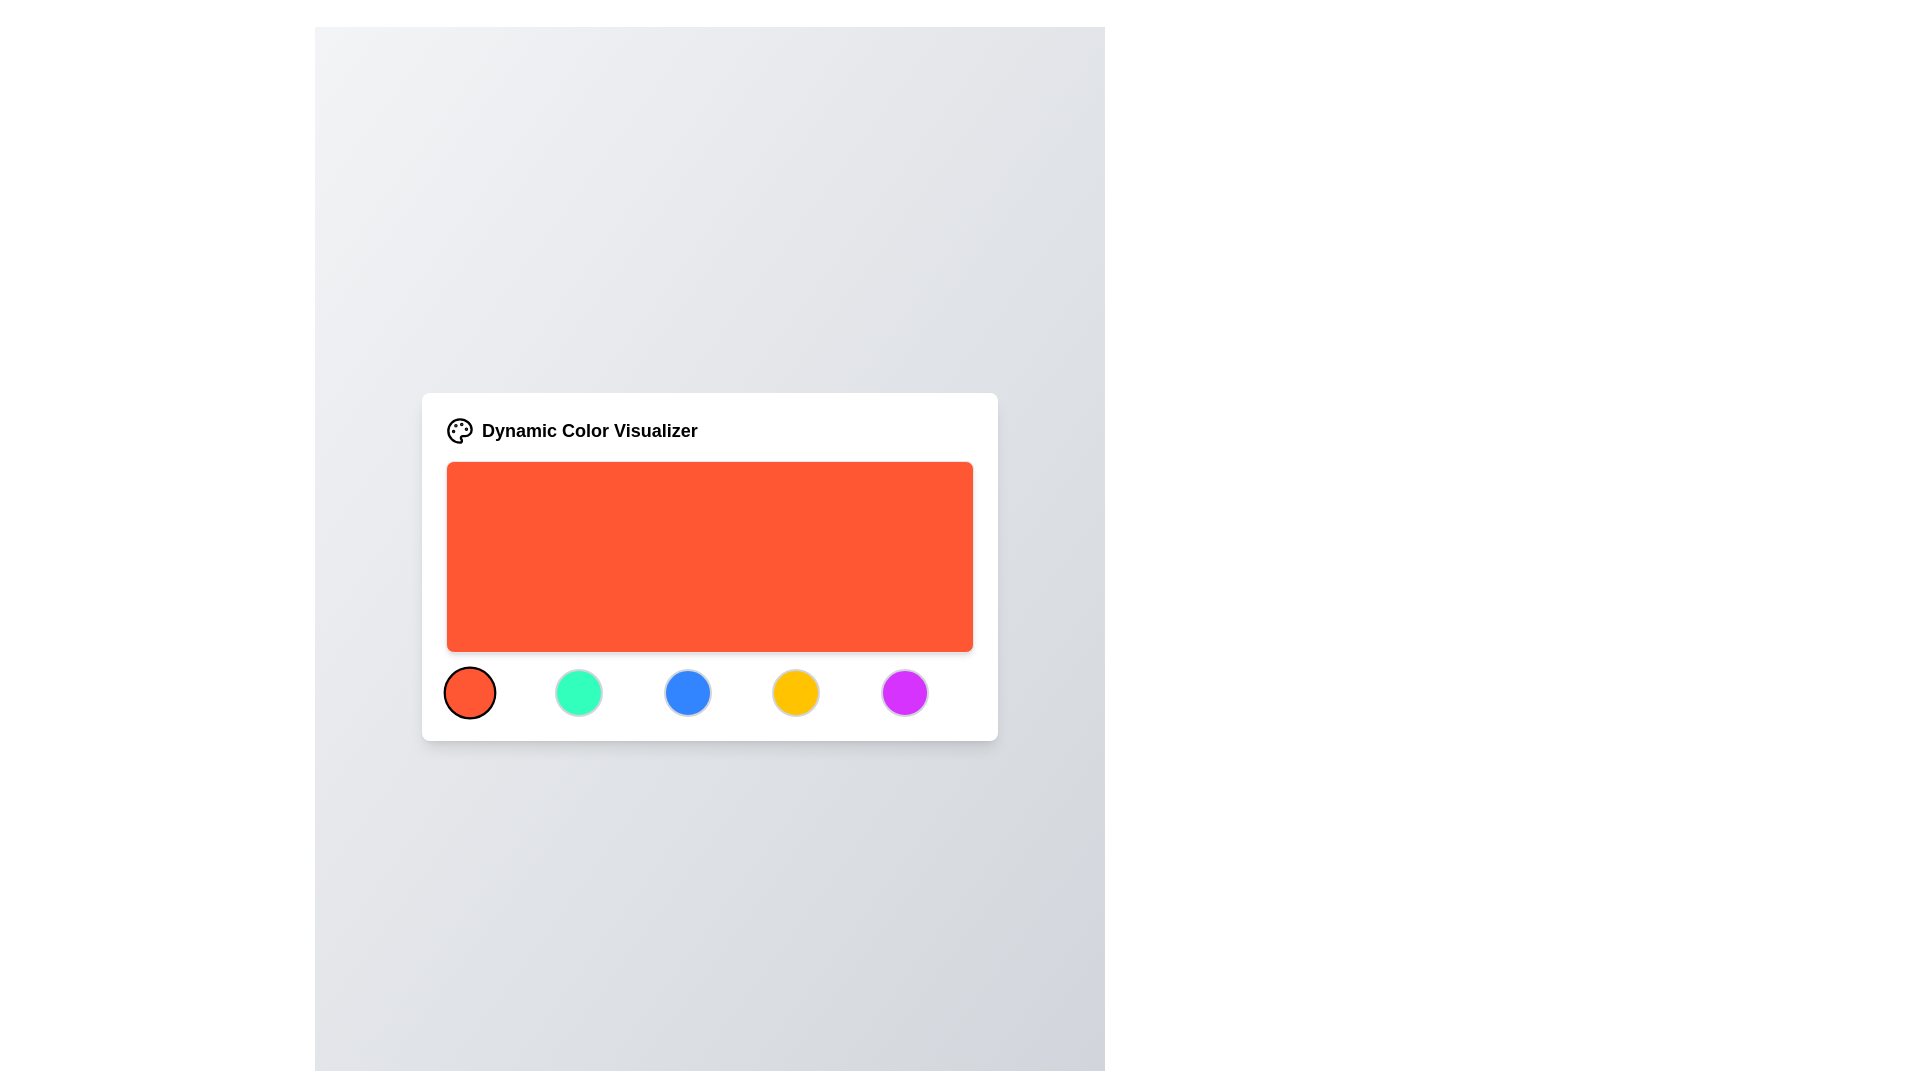 The height and width of the screenshot is (1080, 1920). Describe the element at coordinates (710, 692) in the screenshot. I see `each of the five interactive circular buttons in the color selection grid located at the bottom of the 'Dynamic Color Visualizer' card` at that location.